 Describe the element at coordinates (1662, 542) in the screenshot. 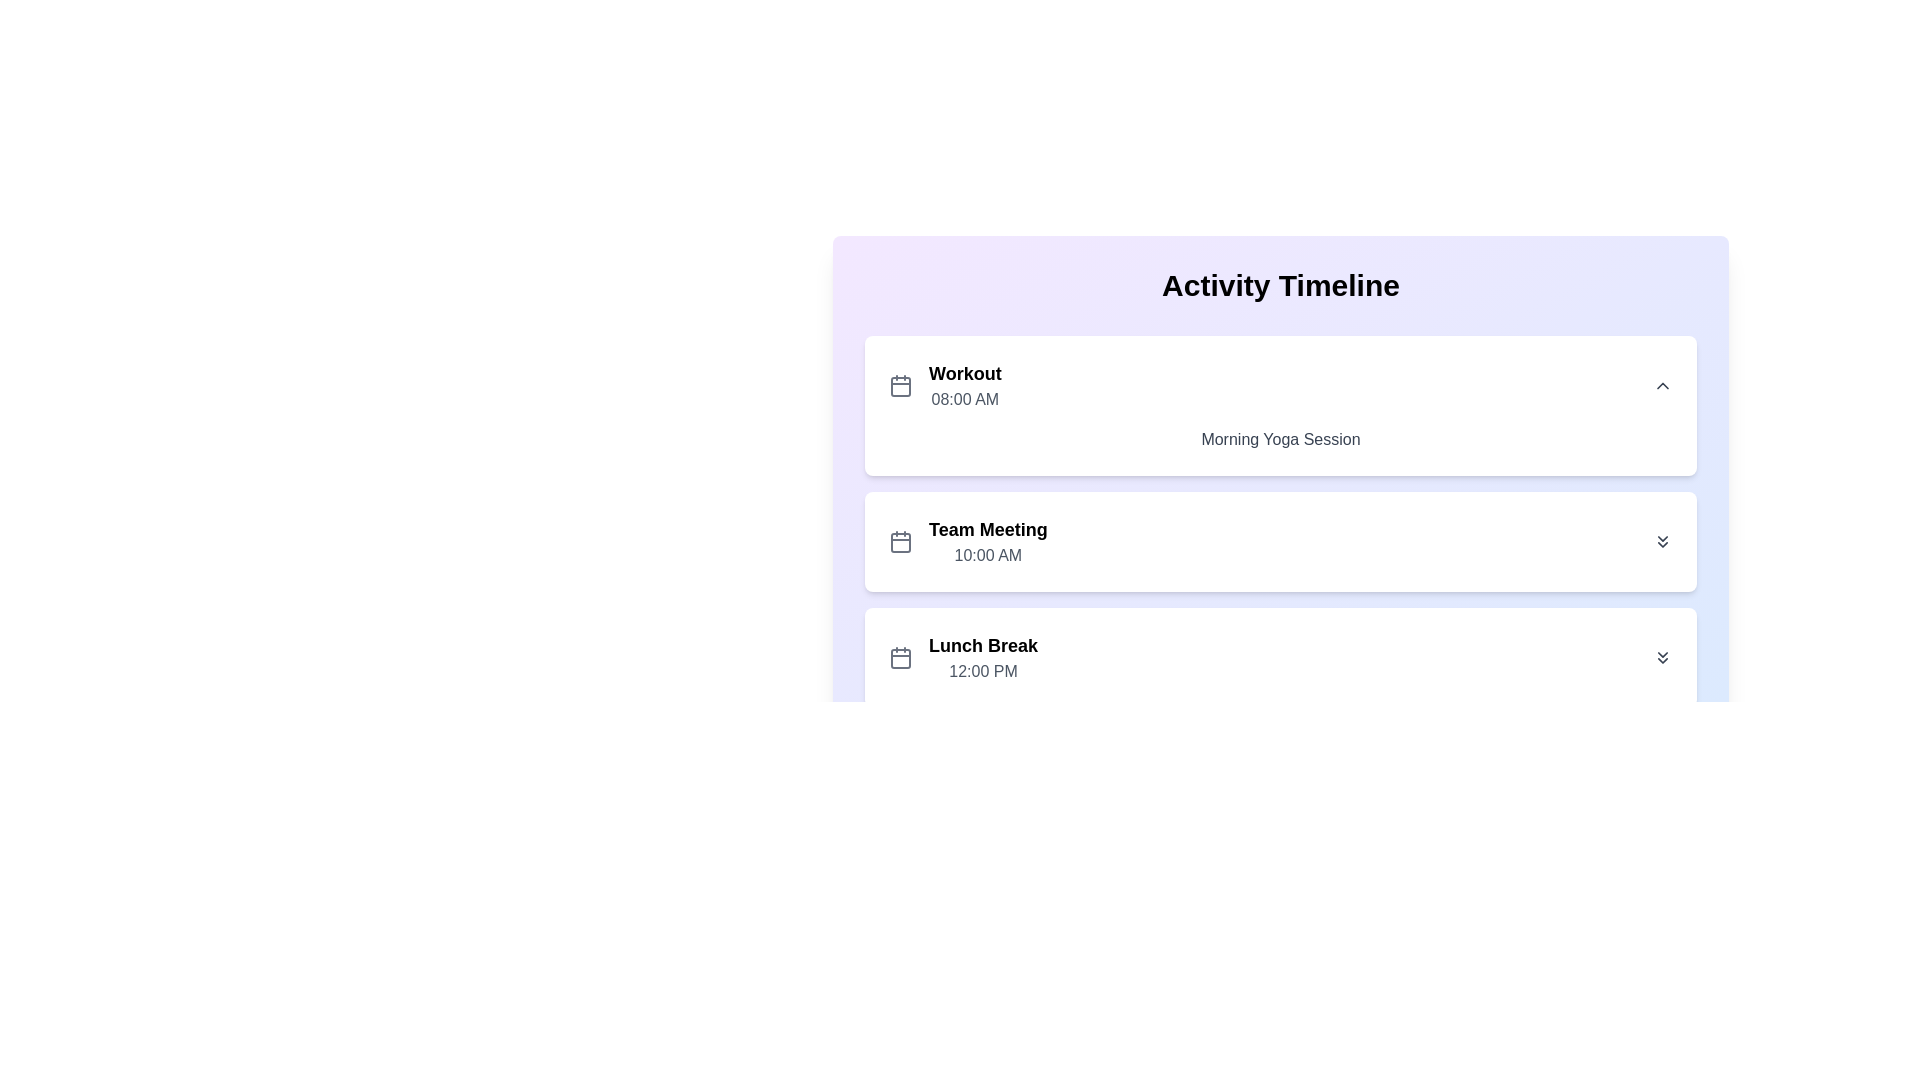

I see `the Icon button in the top-right corner of the 'Team Meeting 10:00 AM' card` at that location.